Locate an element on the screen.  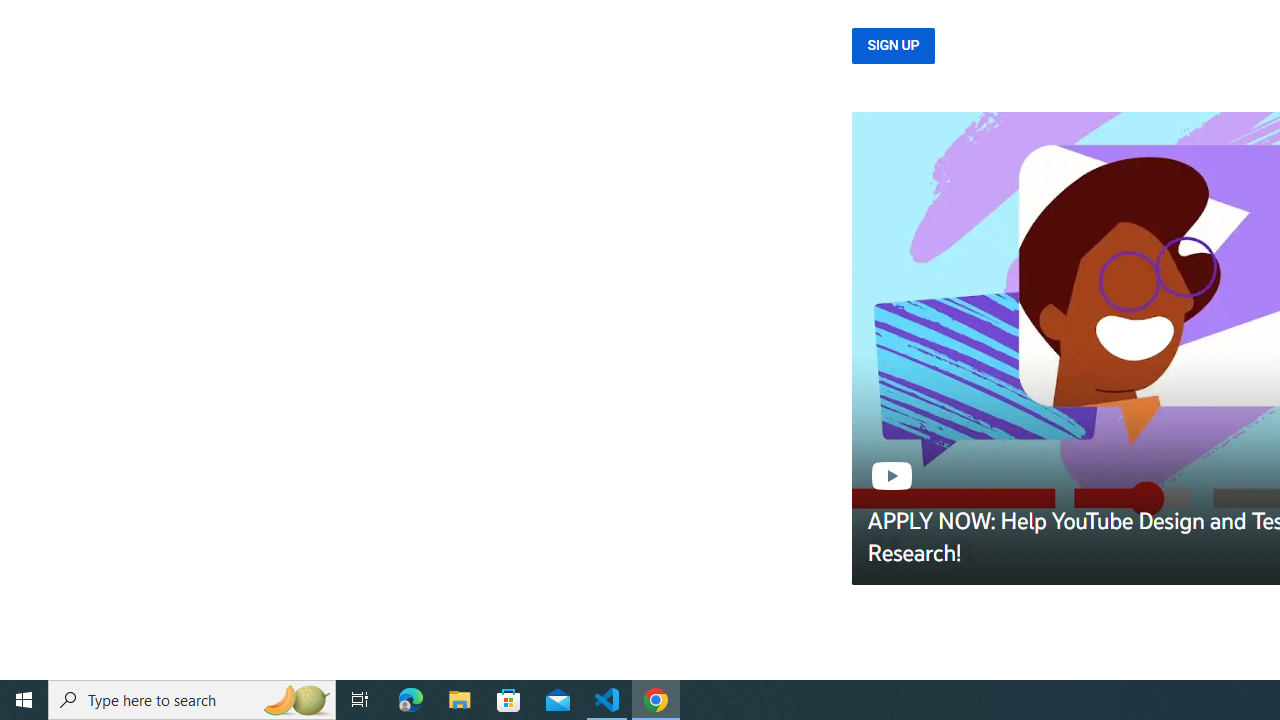
'SIGN UP' is located at coordinates (892, 45).